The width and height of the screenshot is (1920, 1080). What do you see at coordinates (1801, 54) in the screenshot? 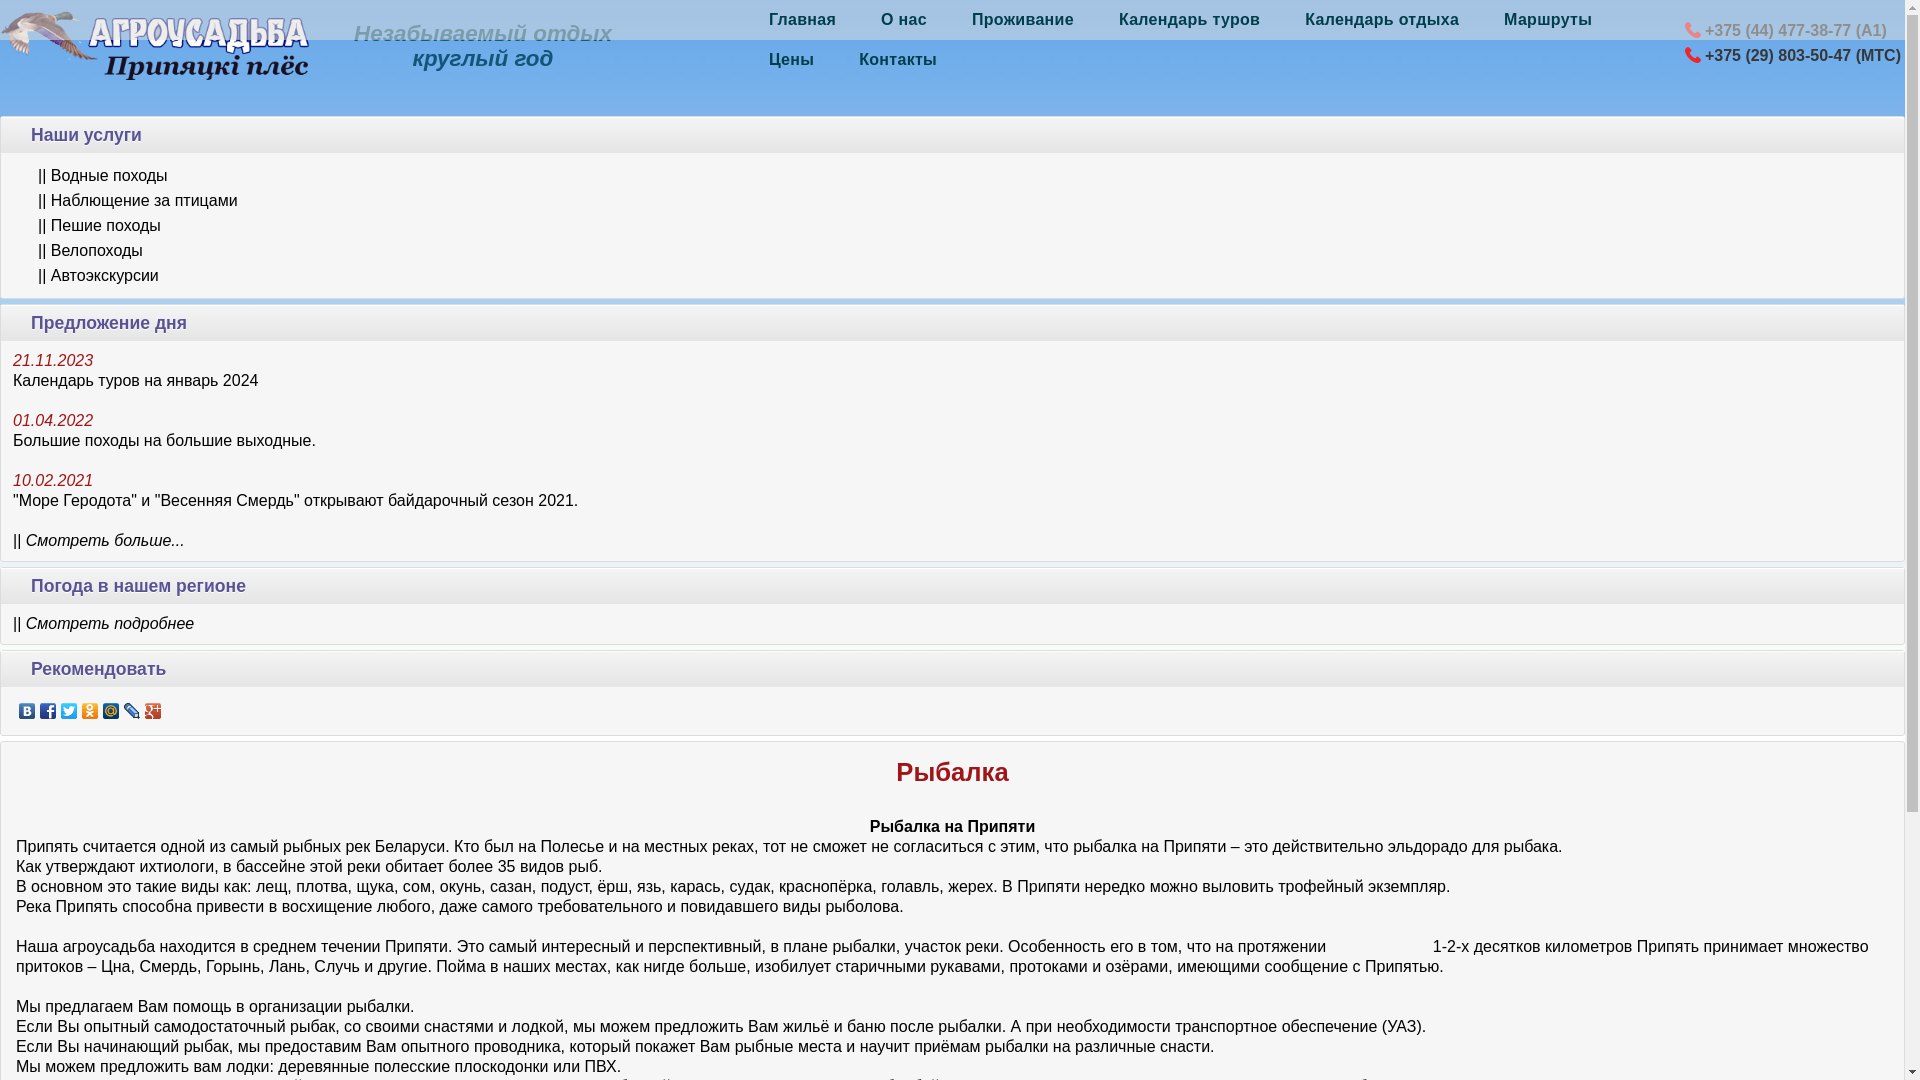
I see `'+375 (29) 803-50-47 (MTC)'` at bounding box center [1801, 54].